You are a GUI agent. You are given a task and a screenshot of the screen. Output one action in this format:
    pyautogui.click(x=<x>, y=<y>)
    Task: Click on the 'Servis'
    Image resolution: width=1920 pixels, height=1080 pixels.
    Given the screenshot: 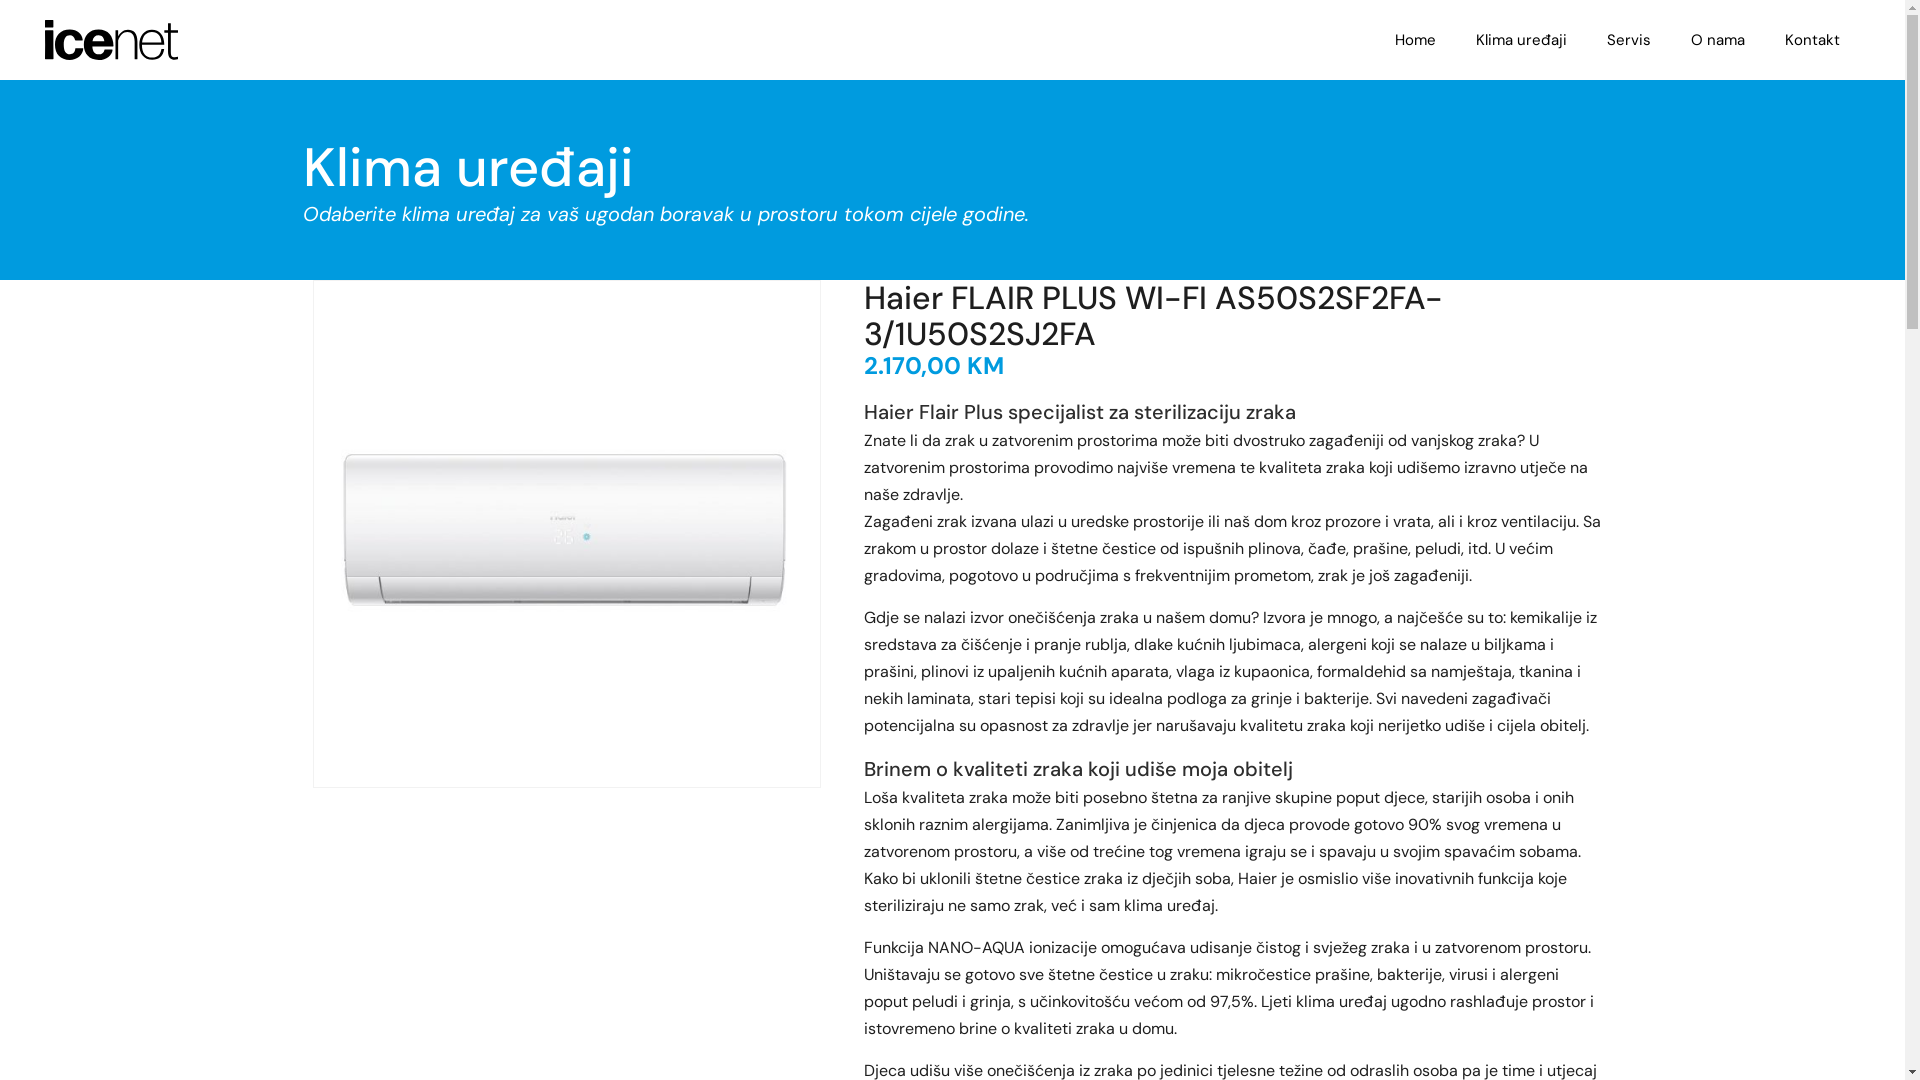 What is the action you would take?
    pyautogui.click(x=1628, y=39)
    